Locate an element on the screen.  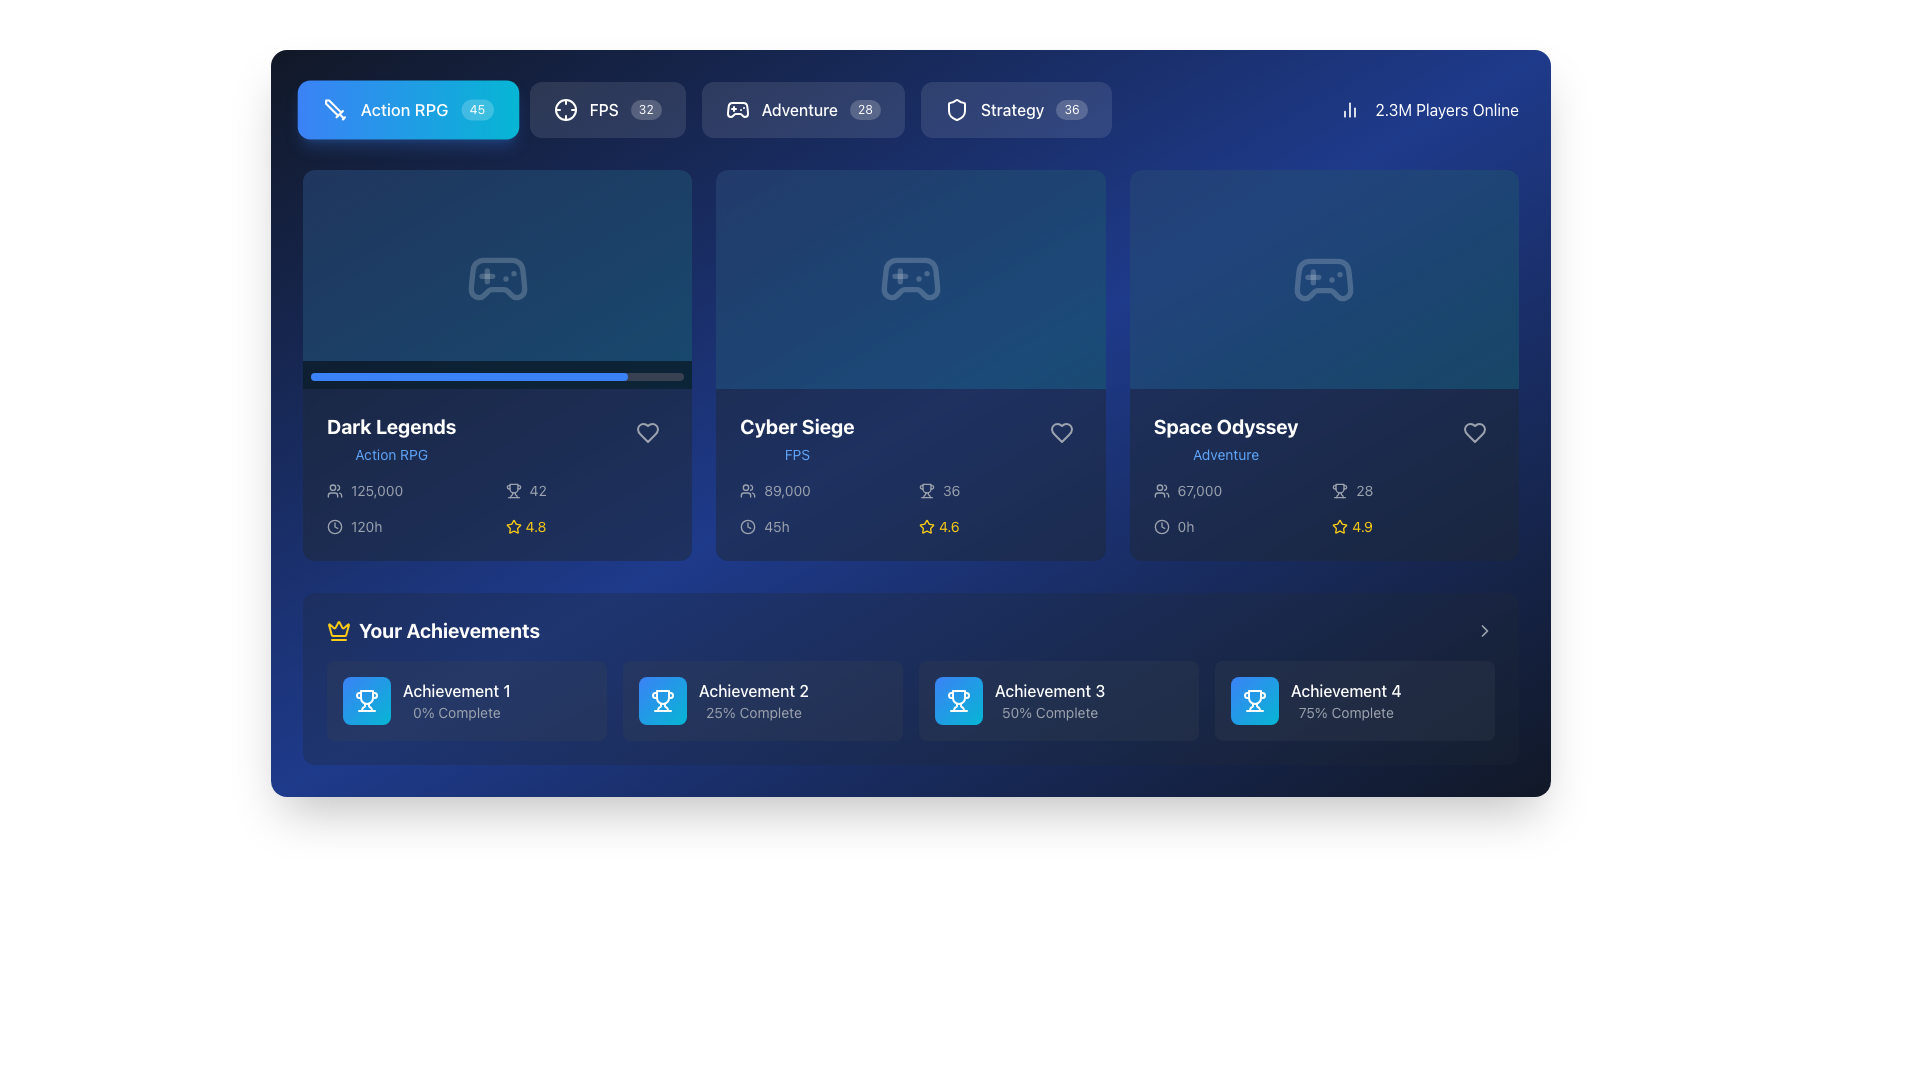
the Rating Star icon located in the lower section of the 'Dark Legends' card, which is directly to the left of the rating value '4.8' is located at coordinates (513, 525).